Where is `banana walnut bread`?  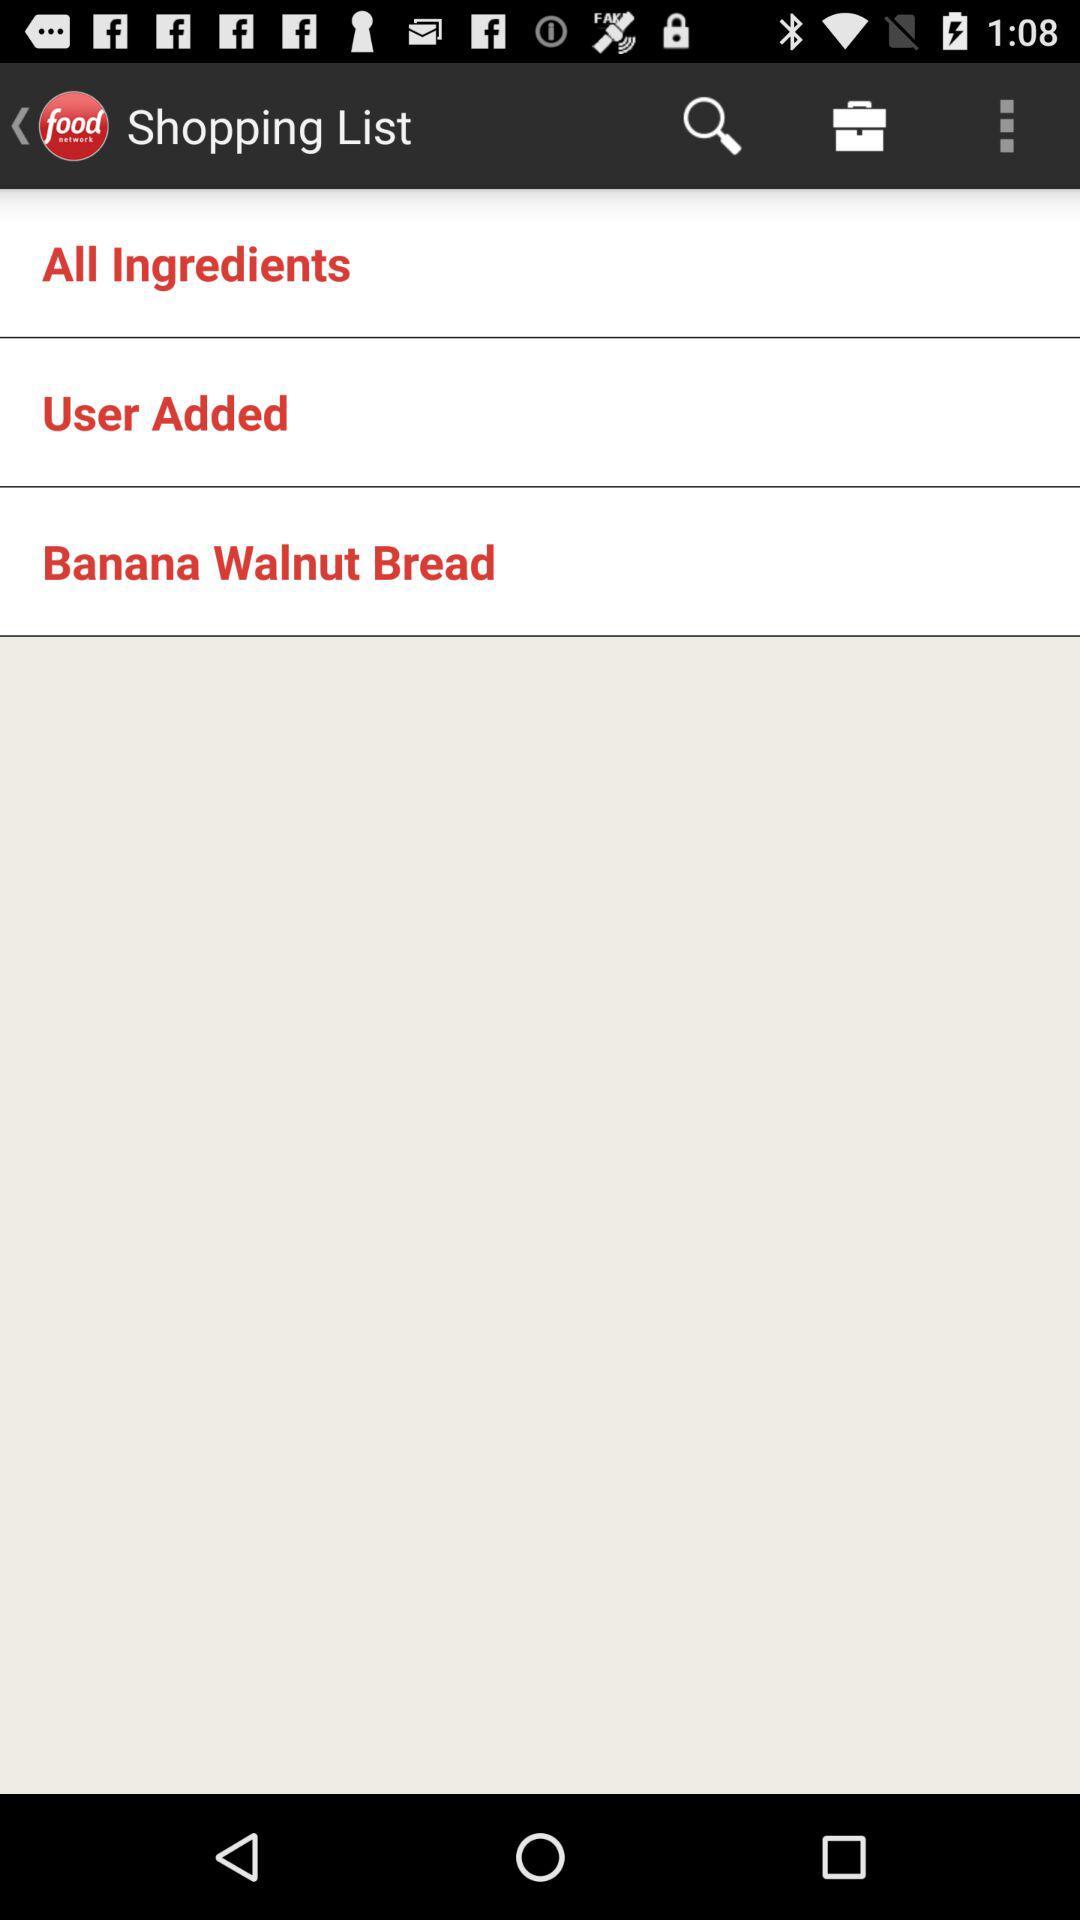 banana walnut bread is located at coordinates (268, 560).